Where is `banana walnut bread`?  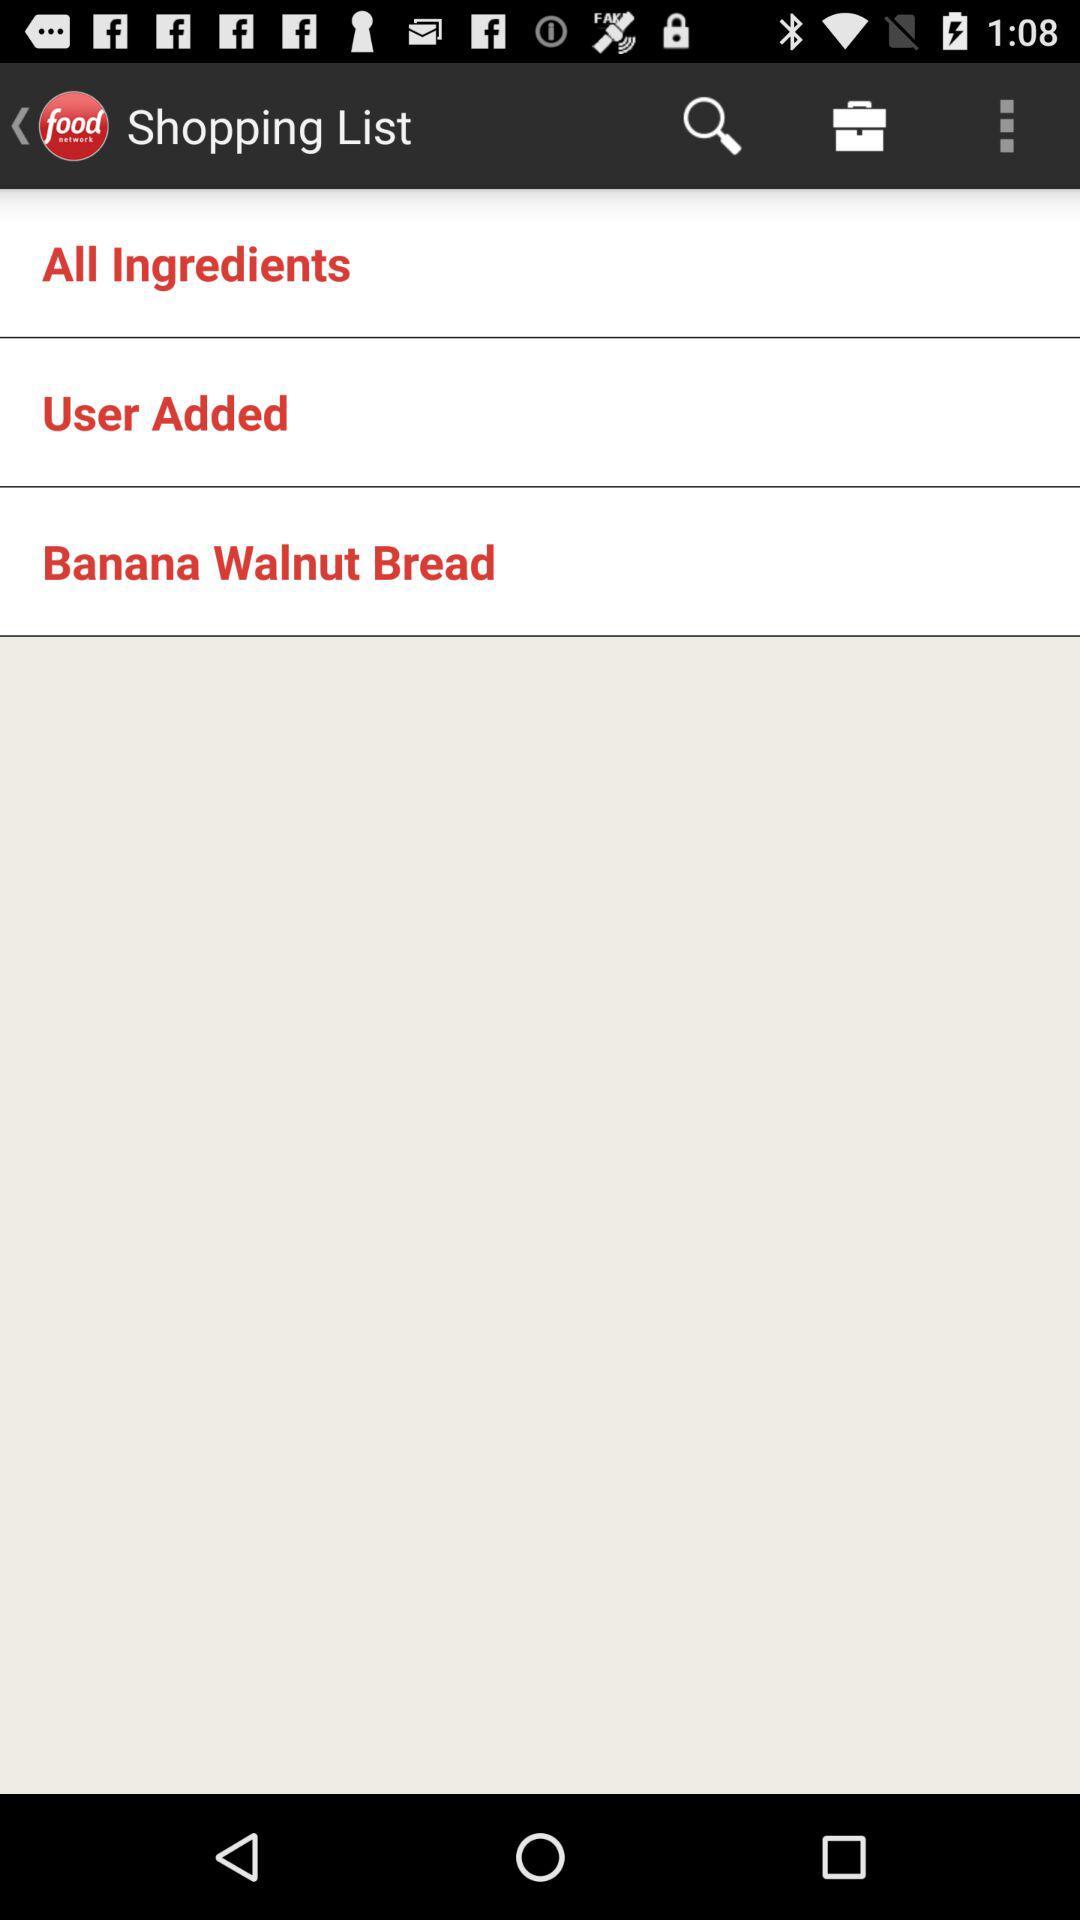 banana walnut bread is located at coordinates (268, 560).